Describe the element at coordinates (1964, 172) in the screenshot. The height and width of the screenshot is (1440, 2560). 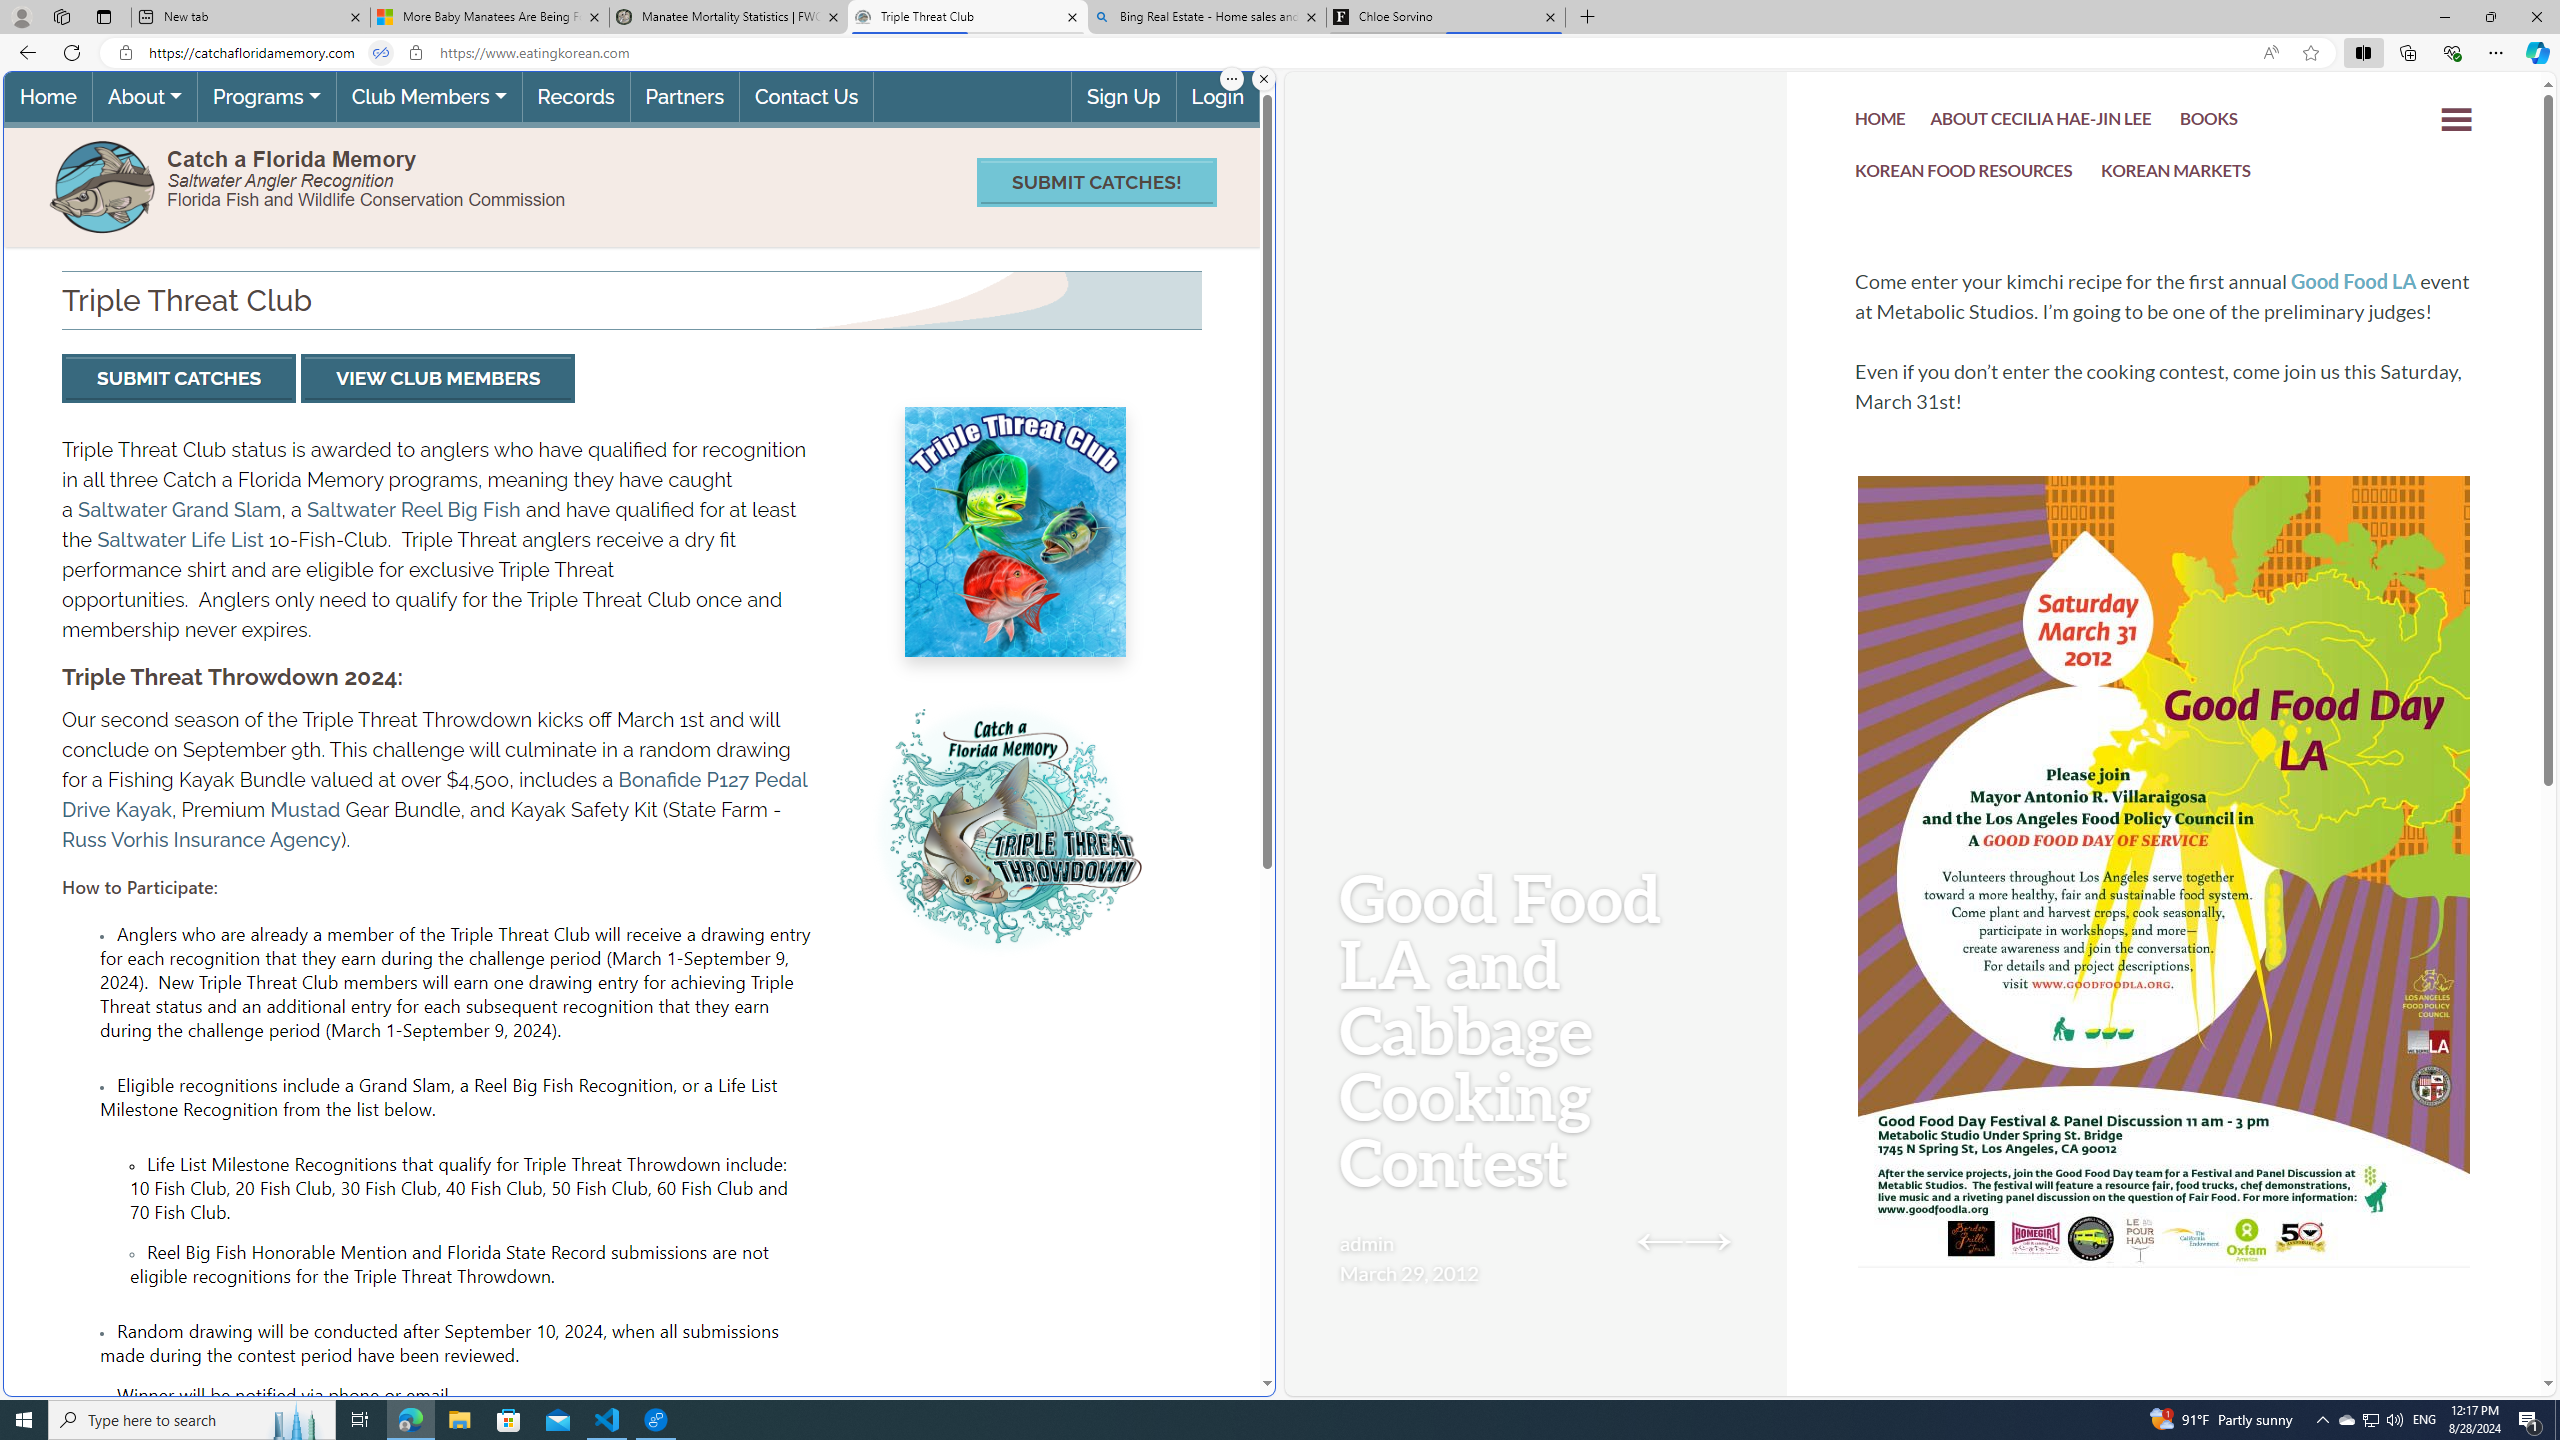
I see `'KOREAN FOOD RESOURCES'` at that location.